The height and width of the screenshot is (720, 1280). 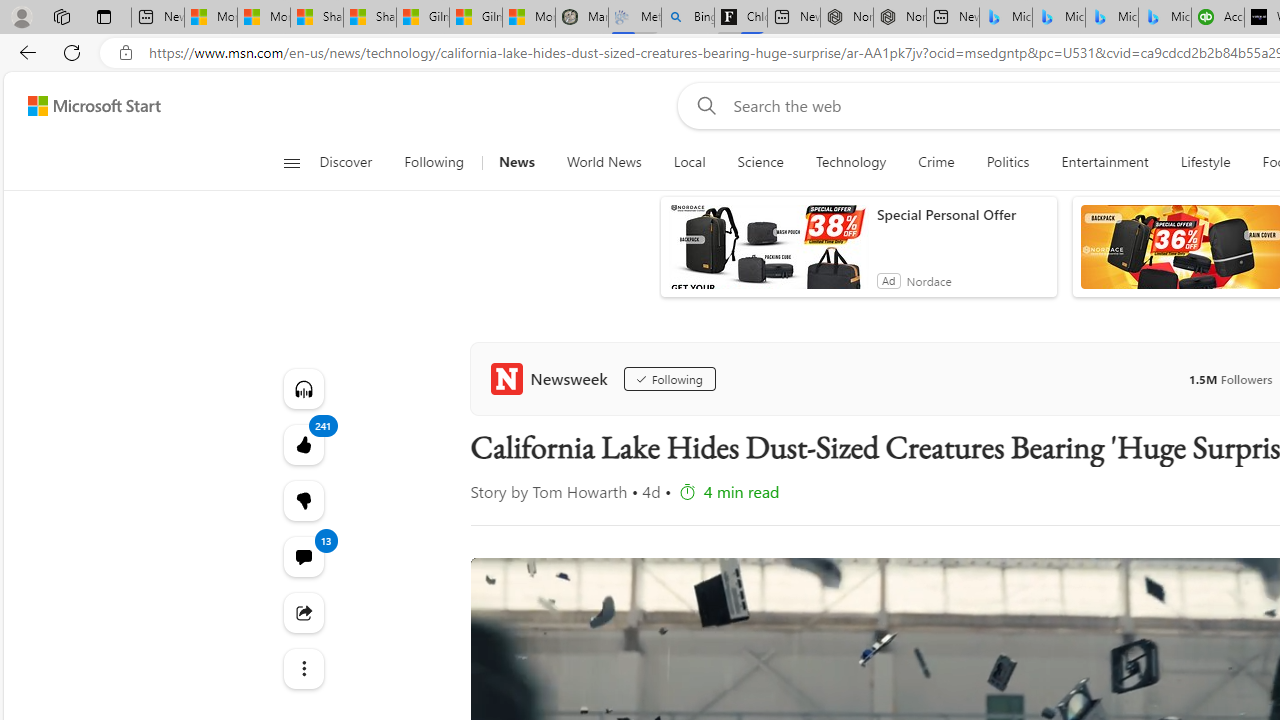 What do you see at coordinates (302, 443) in the screenshot?
I see `'241 Like'` at bounding box center [302, 443].